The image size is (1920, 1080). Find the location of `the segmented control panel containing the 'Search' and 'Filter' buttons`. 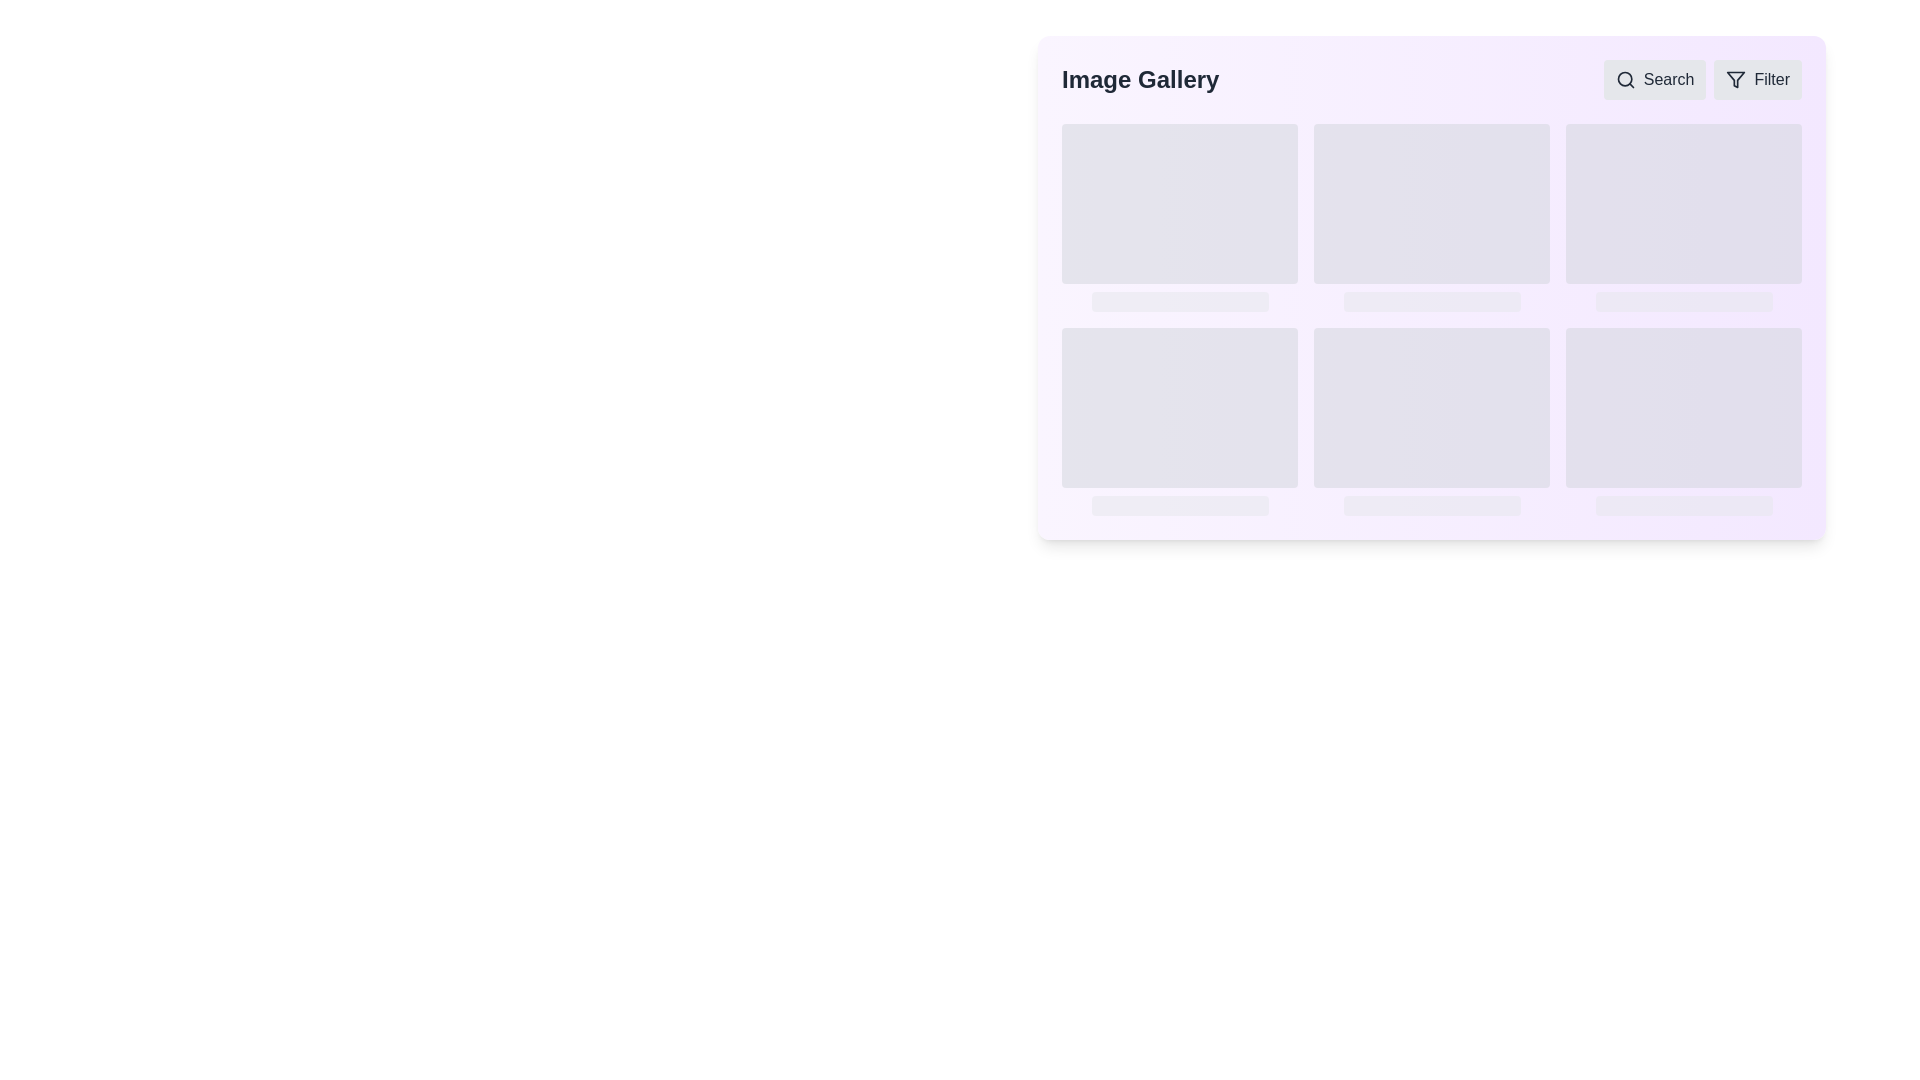

the segmented control panel containing the 'Search' and 'Filter' buttons is located at coordinates (1701, 79).